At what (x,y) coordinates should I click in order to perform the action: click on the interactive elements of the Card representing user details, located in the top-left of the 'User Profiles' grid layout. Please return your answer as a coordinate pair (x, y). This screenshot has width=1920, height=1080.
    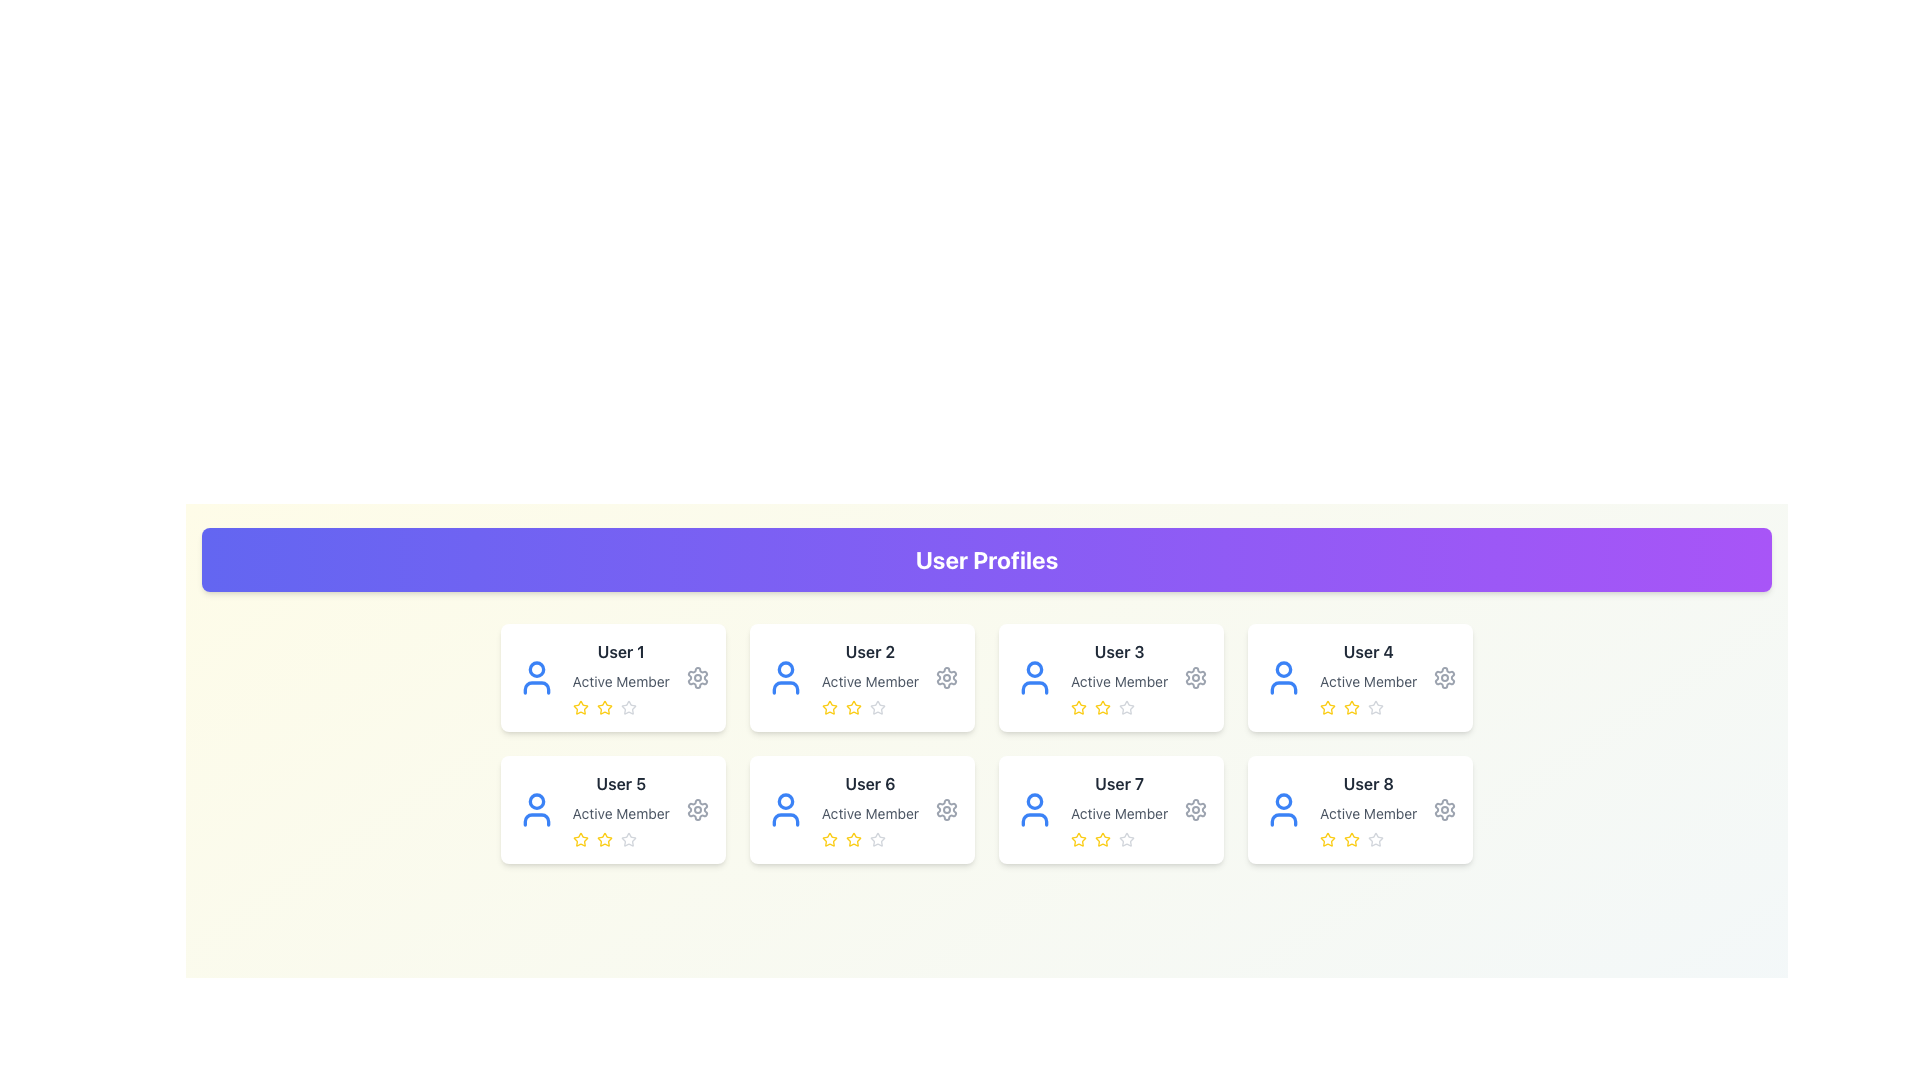
    Looking at the image, I should click on (620, 677).